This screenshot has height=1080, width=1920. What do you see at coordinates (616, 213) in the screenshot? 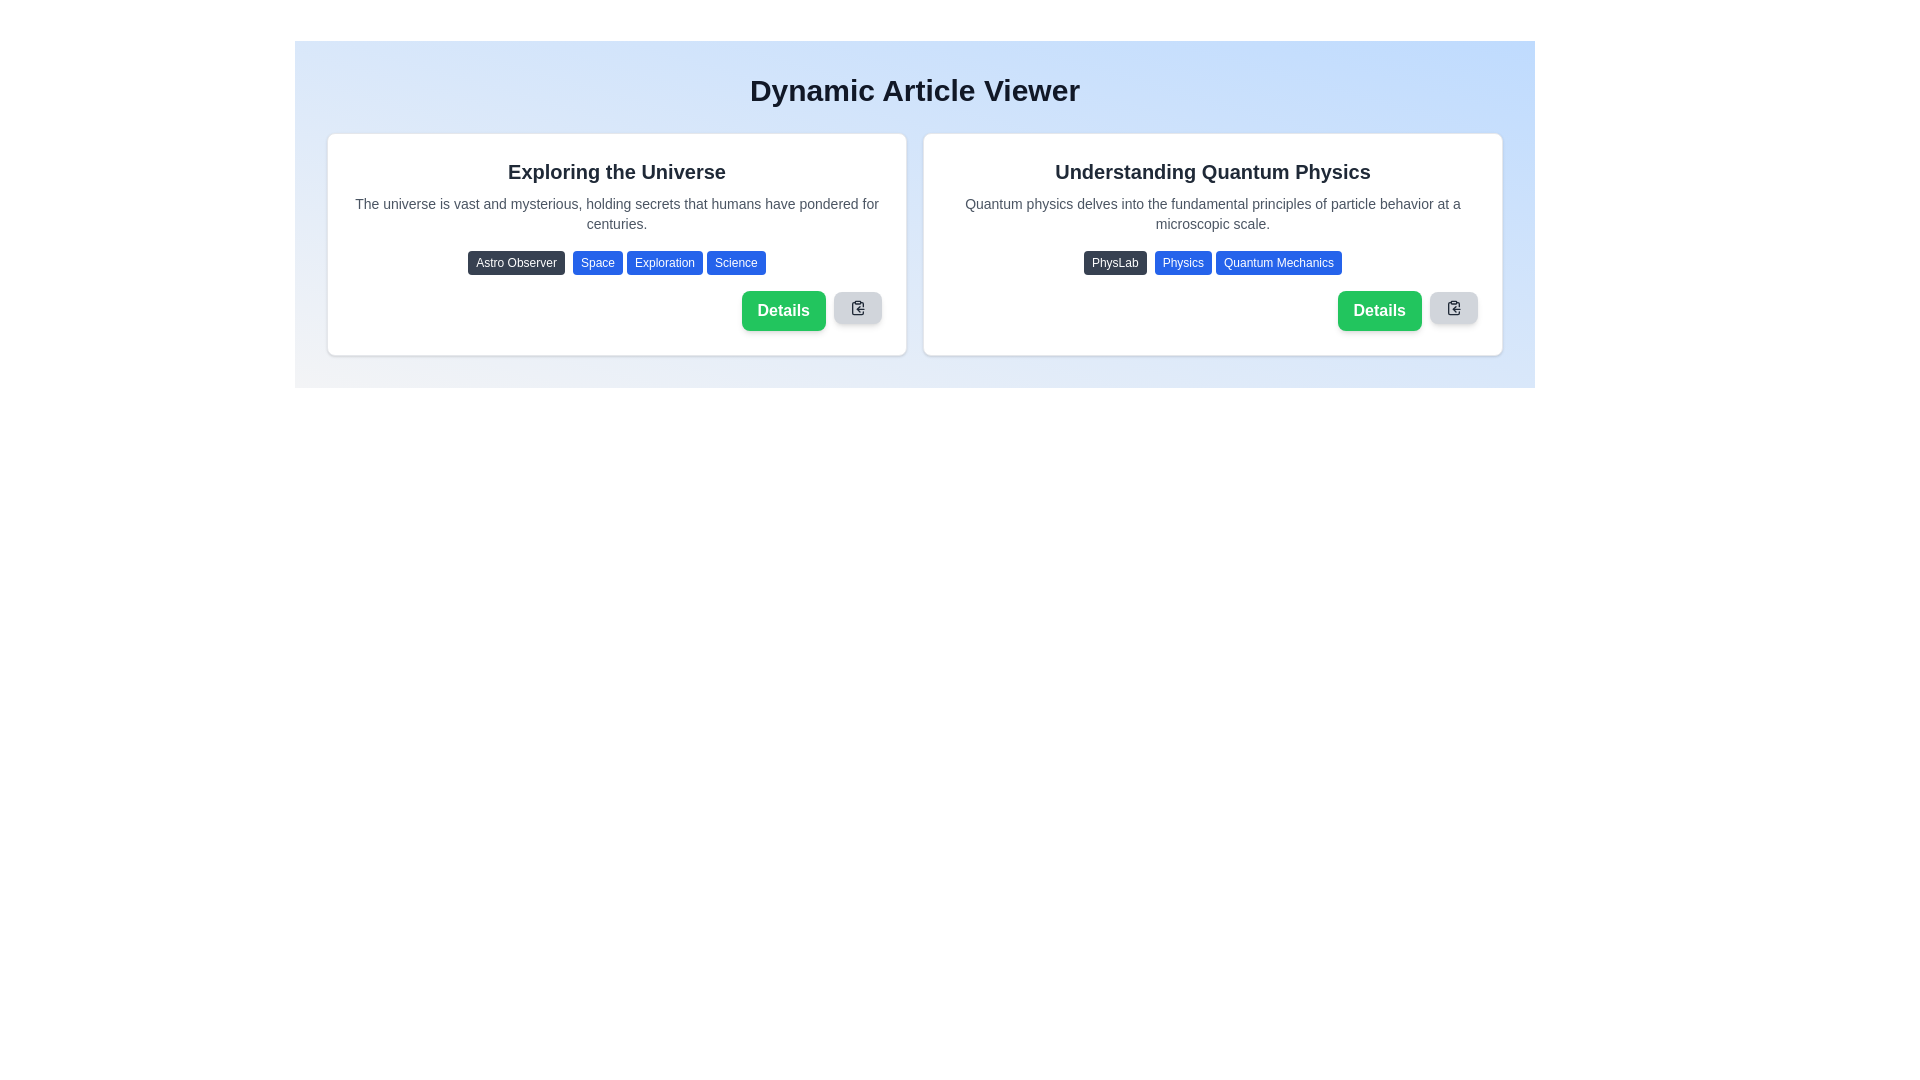
I see `the descriptive text block that provides additional context about 'Exploring the Universe', positioned beneath the title and above the tags and action buttons` at bounding box center [616, 213].